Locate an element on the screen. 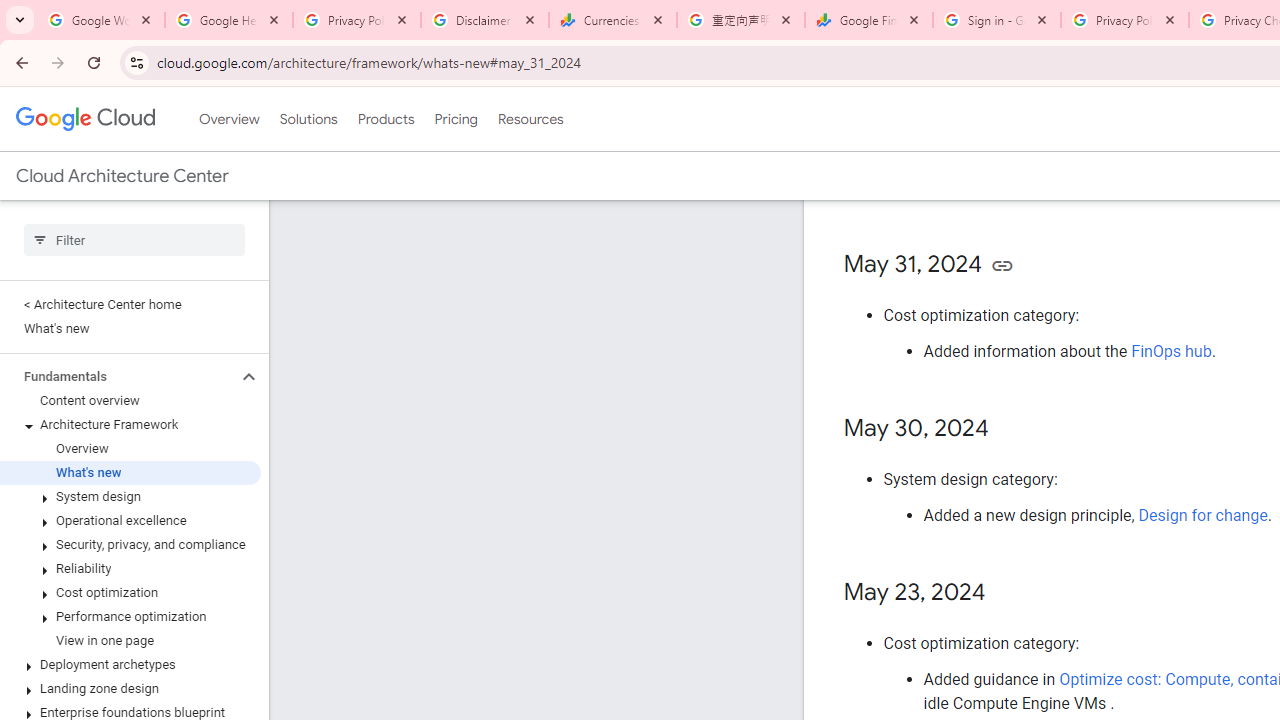  'FinOps hub' is located at coordinates (1171, 350).